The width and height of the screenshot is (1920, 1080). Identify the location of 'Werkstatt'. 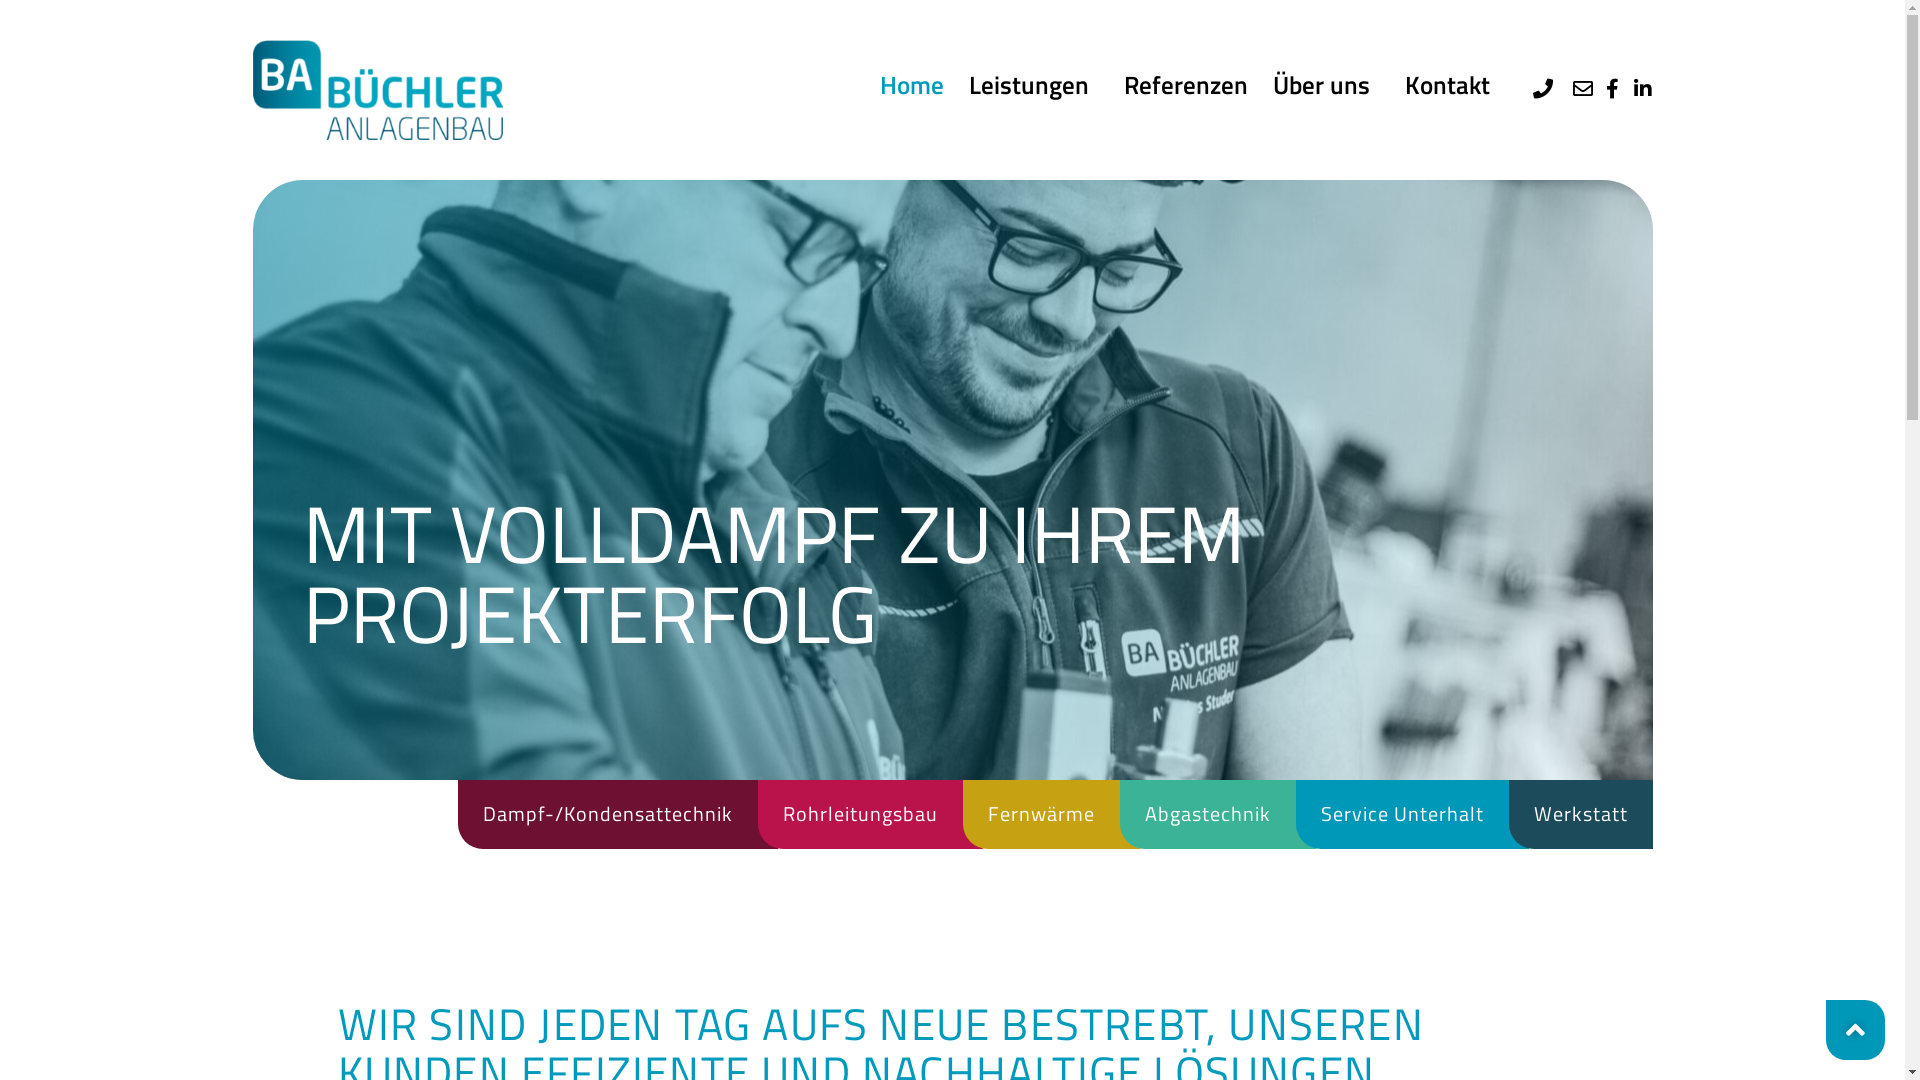
(1579, 813).